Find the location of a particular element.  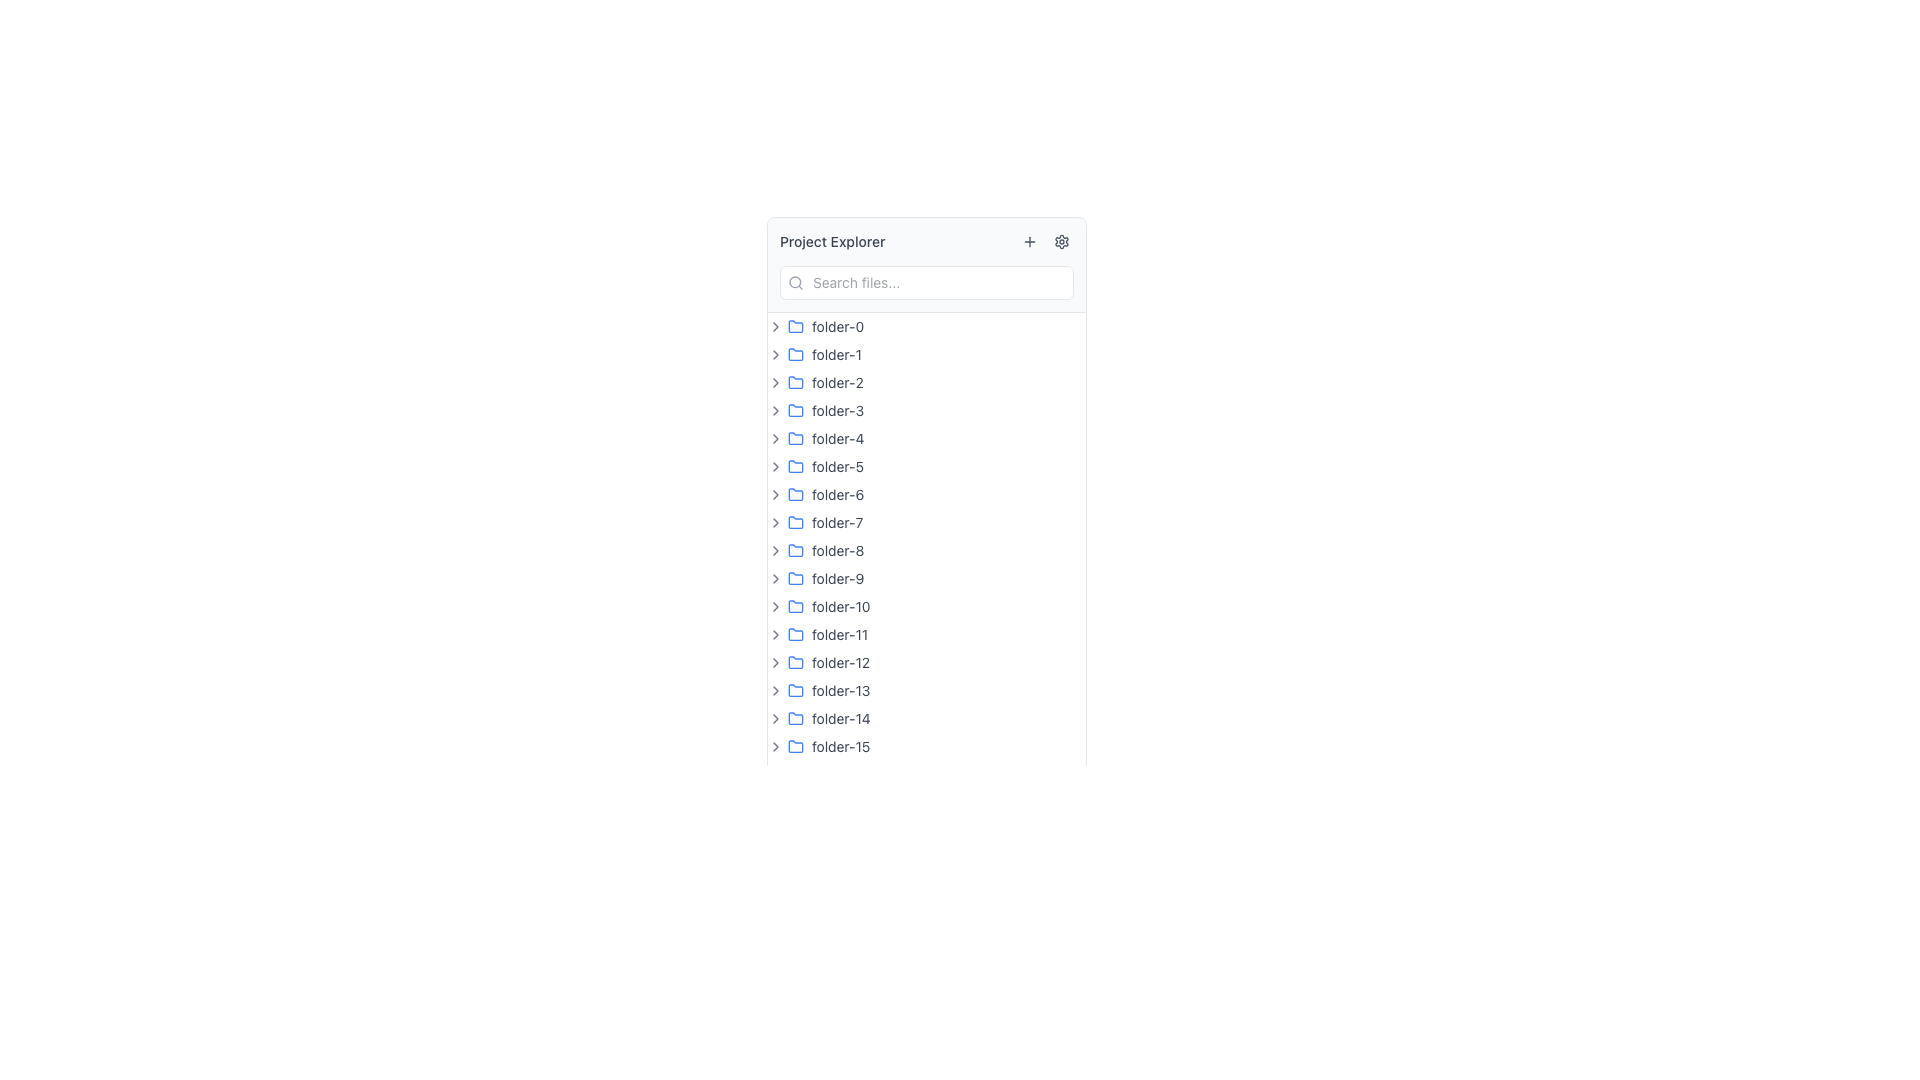

the folder list item labeled 'folder-6' in the Project Explorer tree view is located at coordinates (925, 494).